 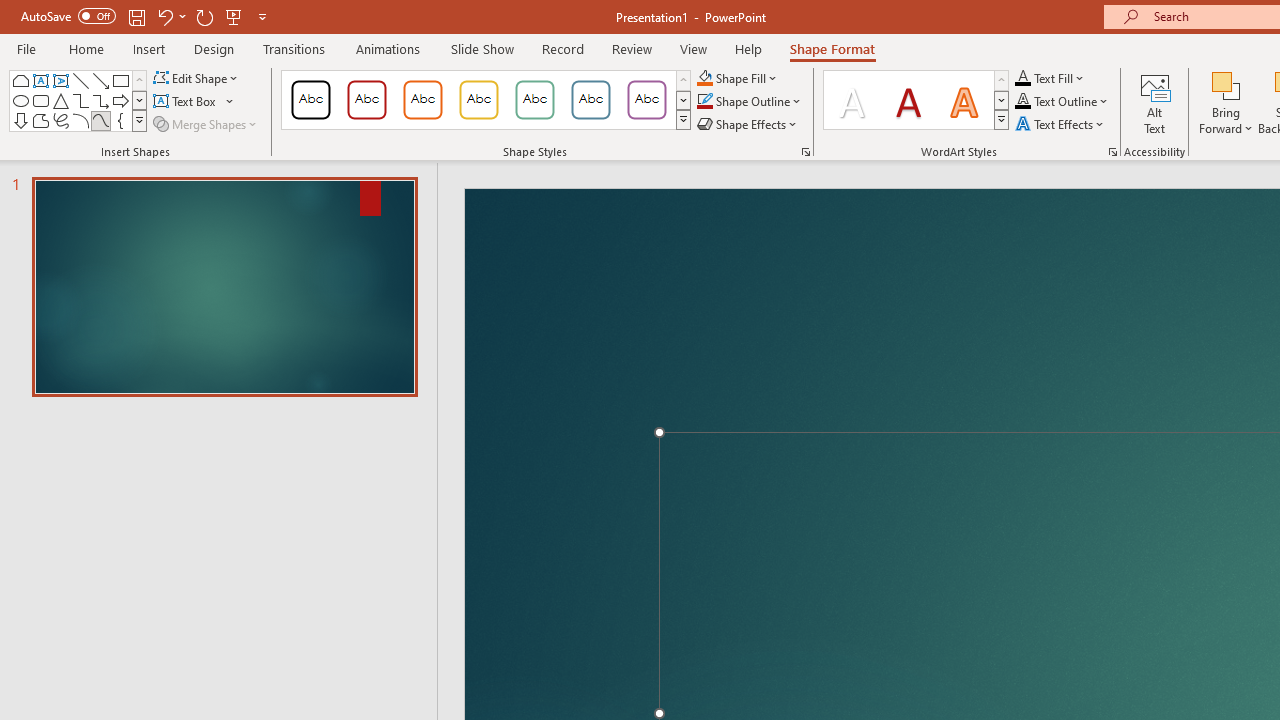 I want to click on 'Help', so click(x=747, y=48).